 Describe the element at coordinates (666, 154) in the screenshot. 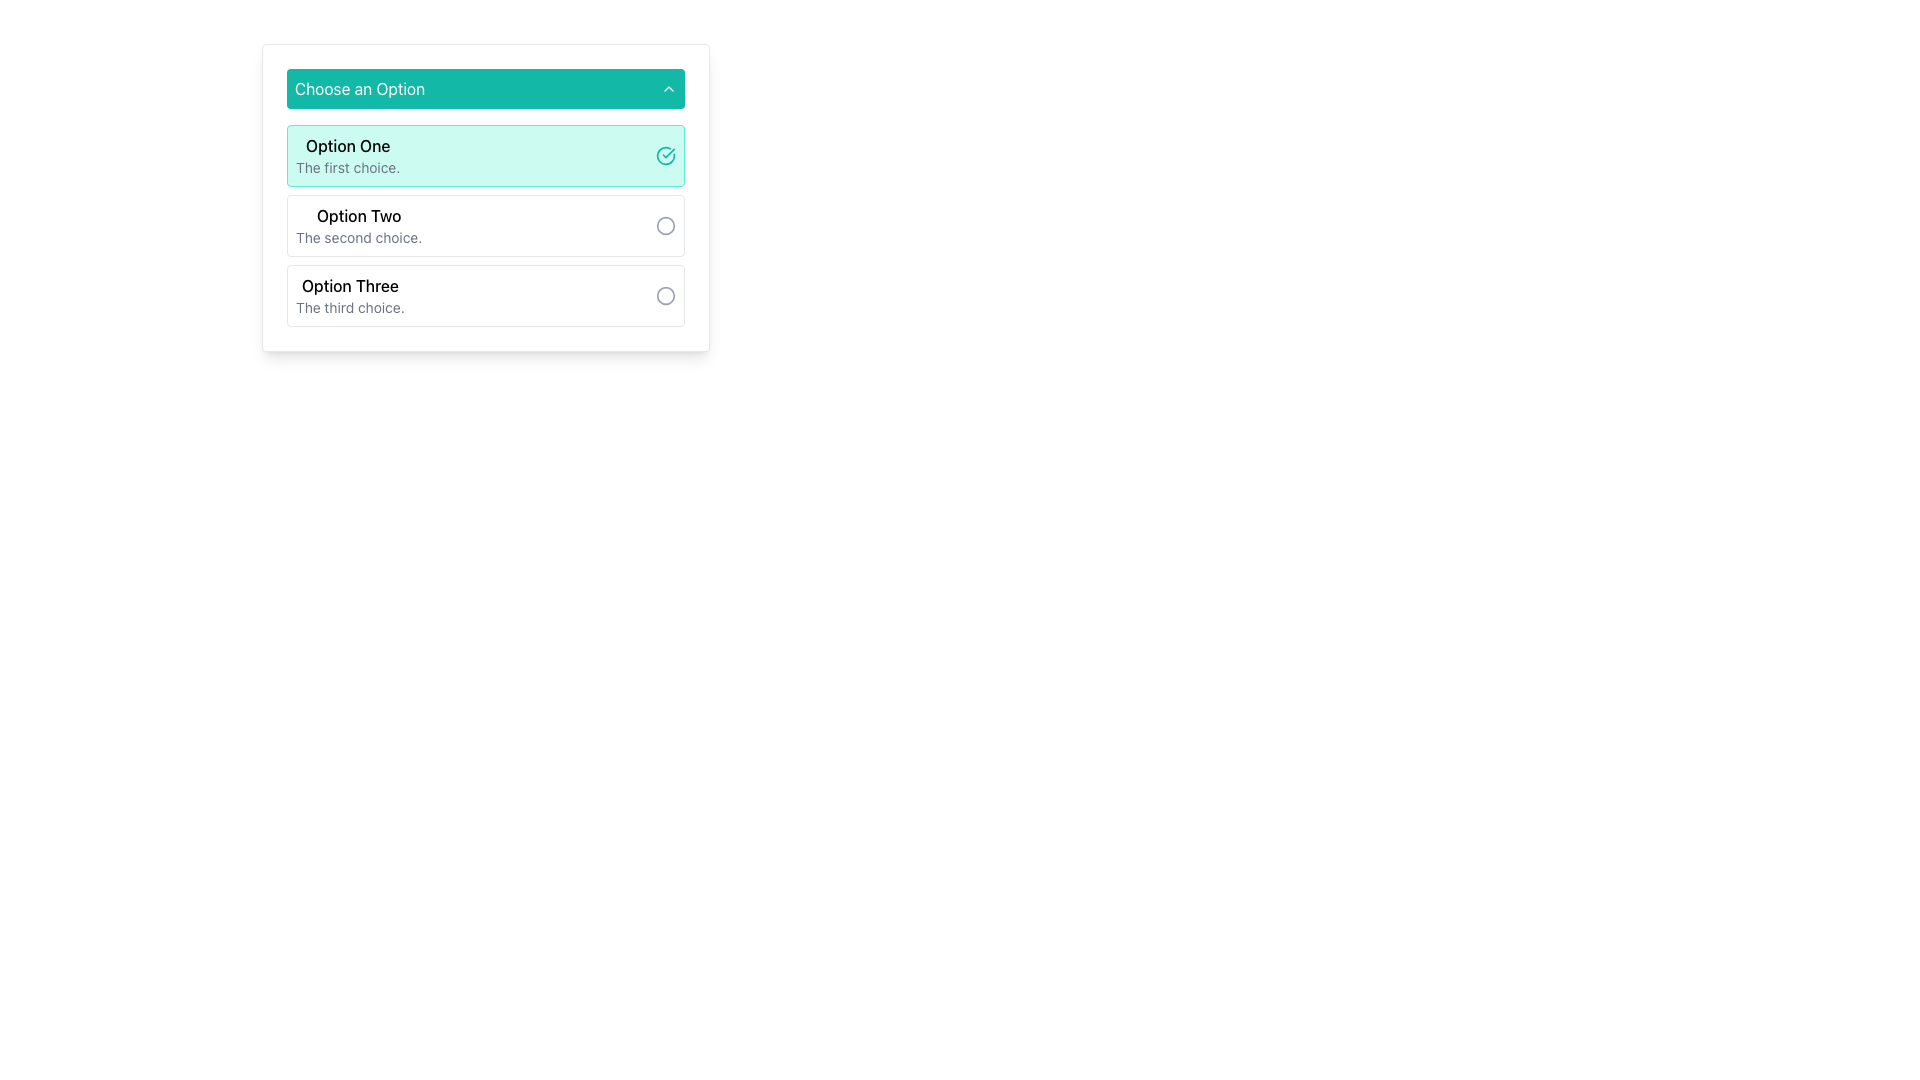

I see `the circular portion of the checkmark icon indicating that 'Option One' is the selected choice in the dropdown menu` at that location.